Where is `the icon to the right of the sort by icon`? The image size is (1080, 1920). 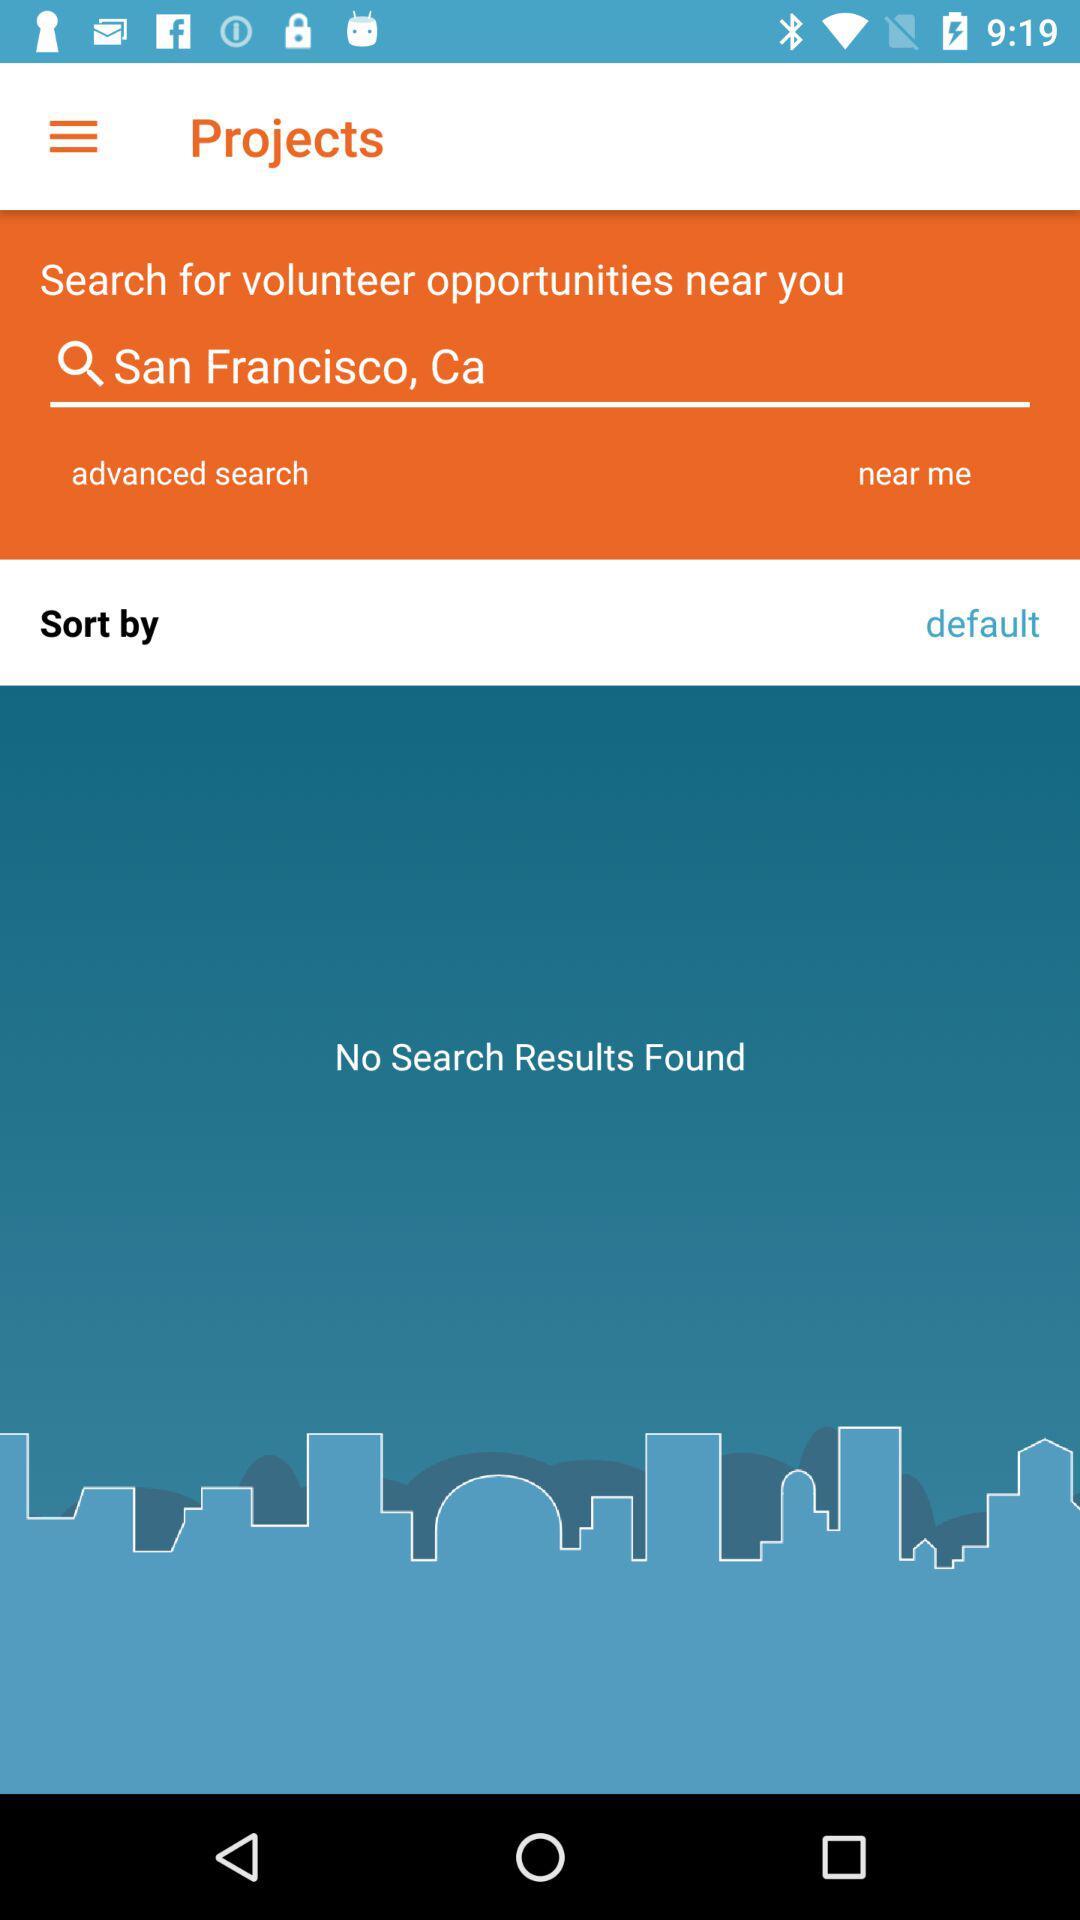 the icon to the right of the sort by icon is located at coordinates (976, 621).